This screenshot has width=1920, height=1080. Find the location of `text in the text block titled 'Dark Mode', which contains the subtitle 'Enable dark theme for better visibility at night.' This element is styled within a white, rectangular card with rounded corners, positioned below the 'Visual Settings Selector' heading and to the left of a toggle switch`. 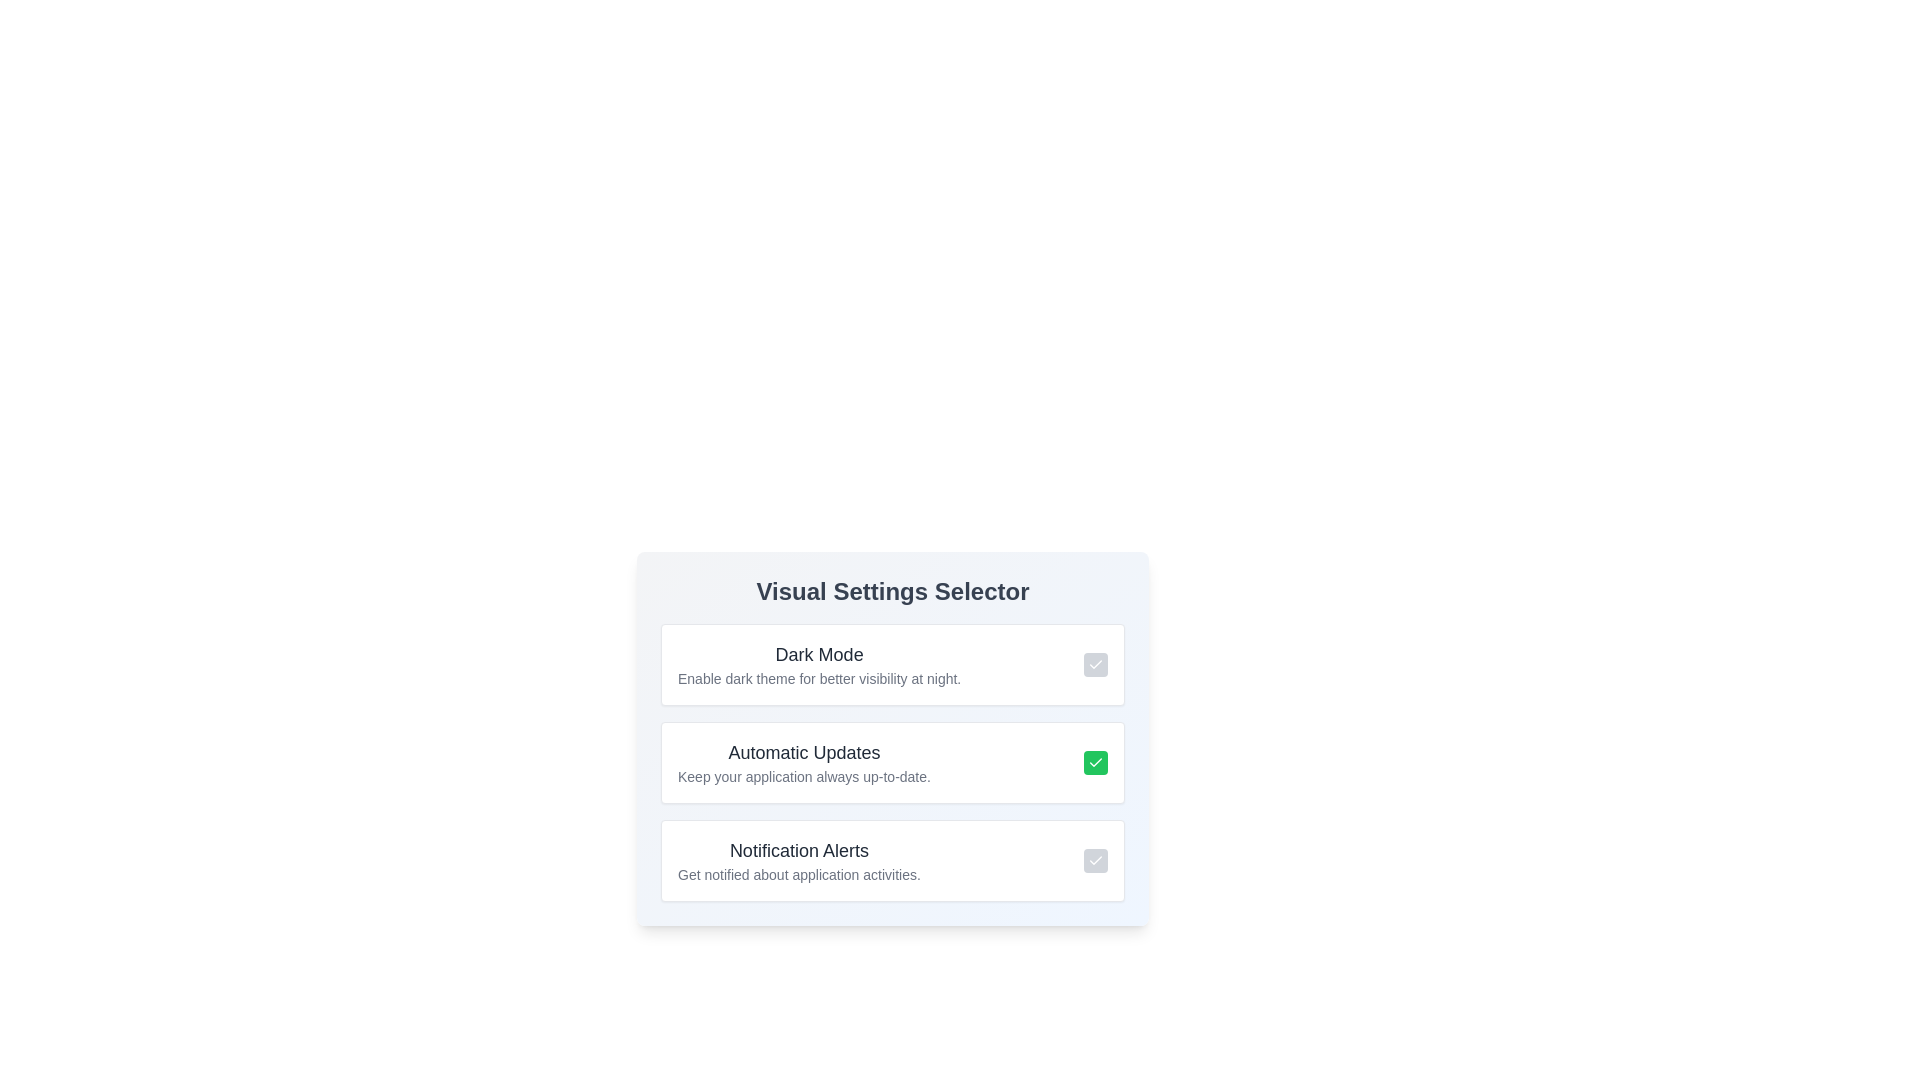

text in the text block titled 'Dark Mode', which contains the subtitle 'Enable dark theme for better visibility at night.' This element is styled within a white, rectangular card with rounded corners, positioned below the 'Visual Settings Selector' heading and to the left of a toggle switch is located at coordinates (819, 664).